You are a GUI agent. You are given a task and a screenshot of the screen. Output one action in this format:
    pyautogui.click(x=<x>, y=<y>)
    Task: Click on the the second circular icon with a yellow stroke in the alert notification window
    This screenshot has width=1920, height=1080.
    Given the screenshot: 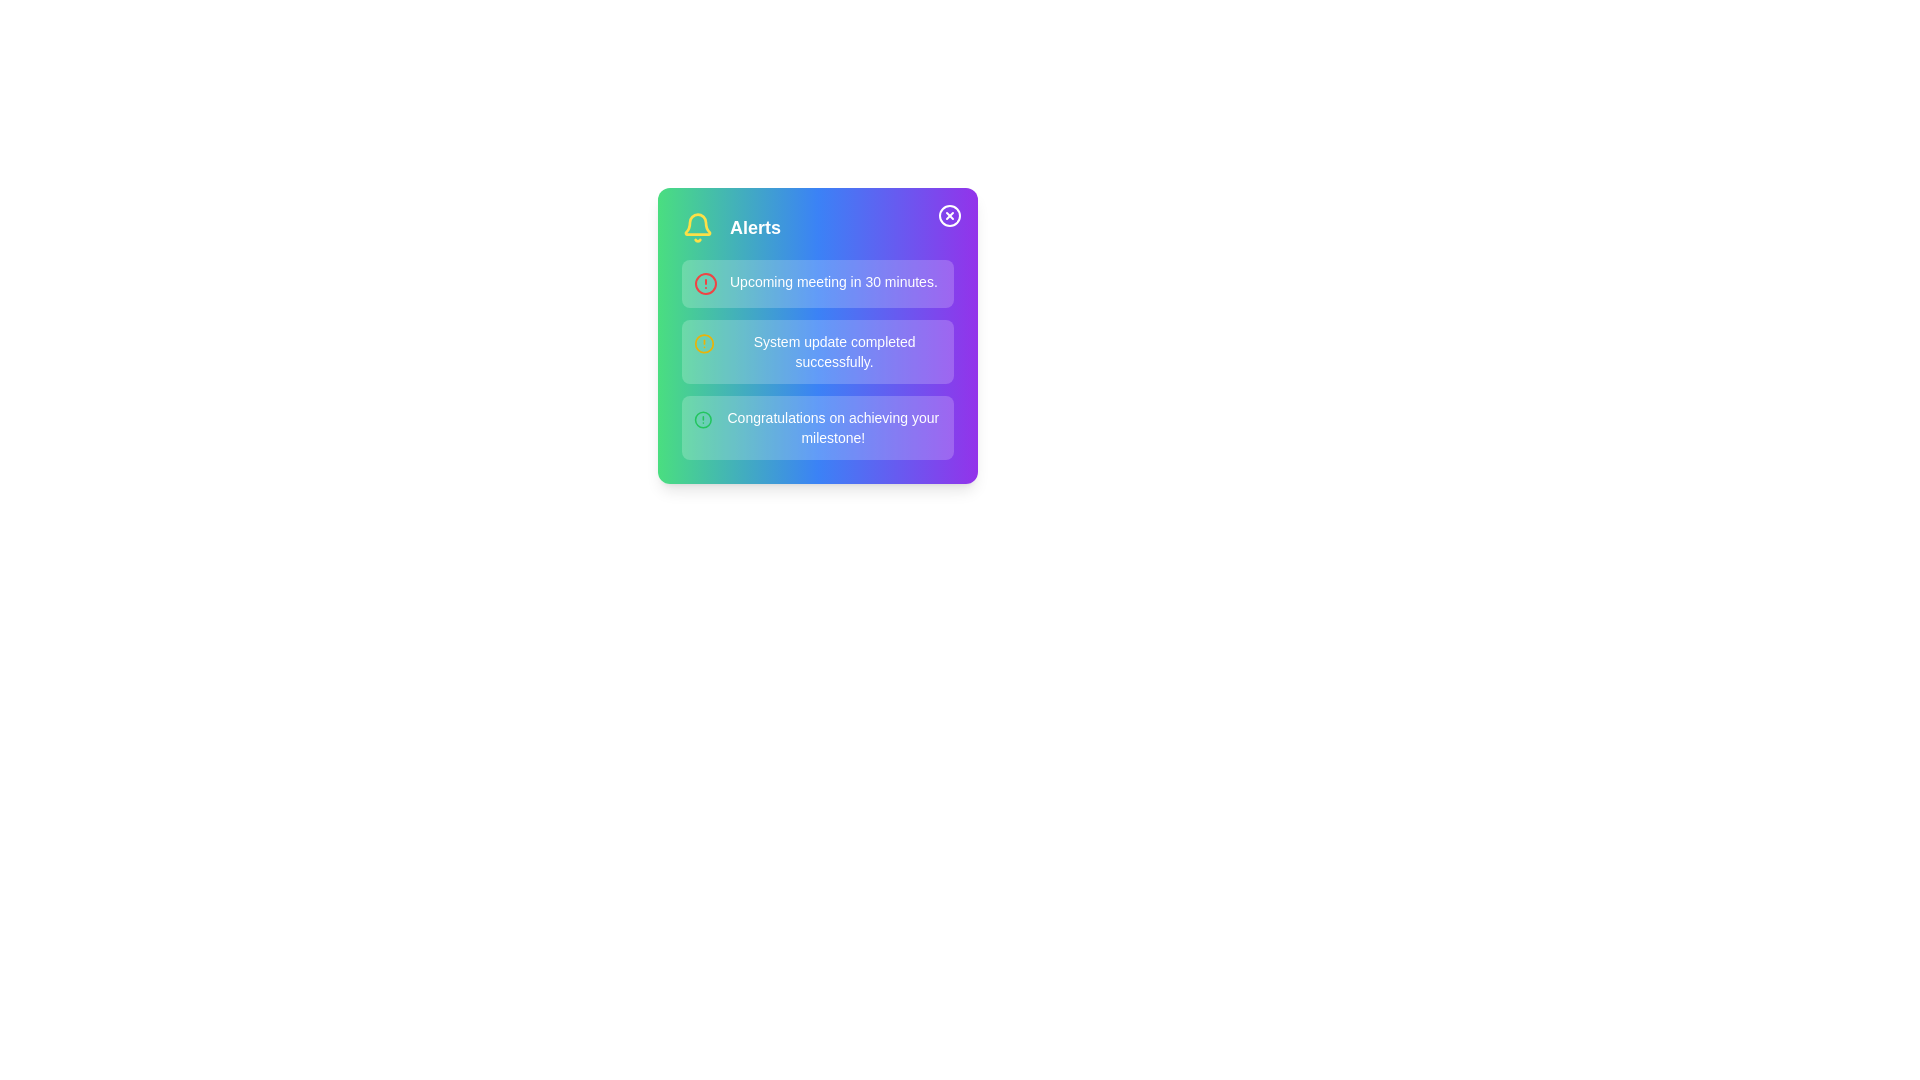 What is the action you would take?
    pyautogui.click(x=704, y=342)
    